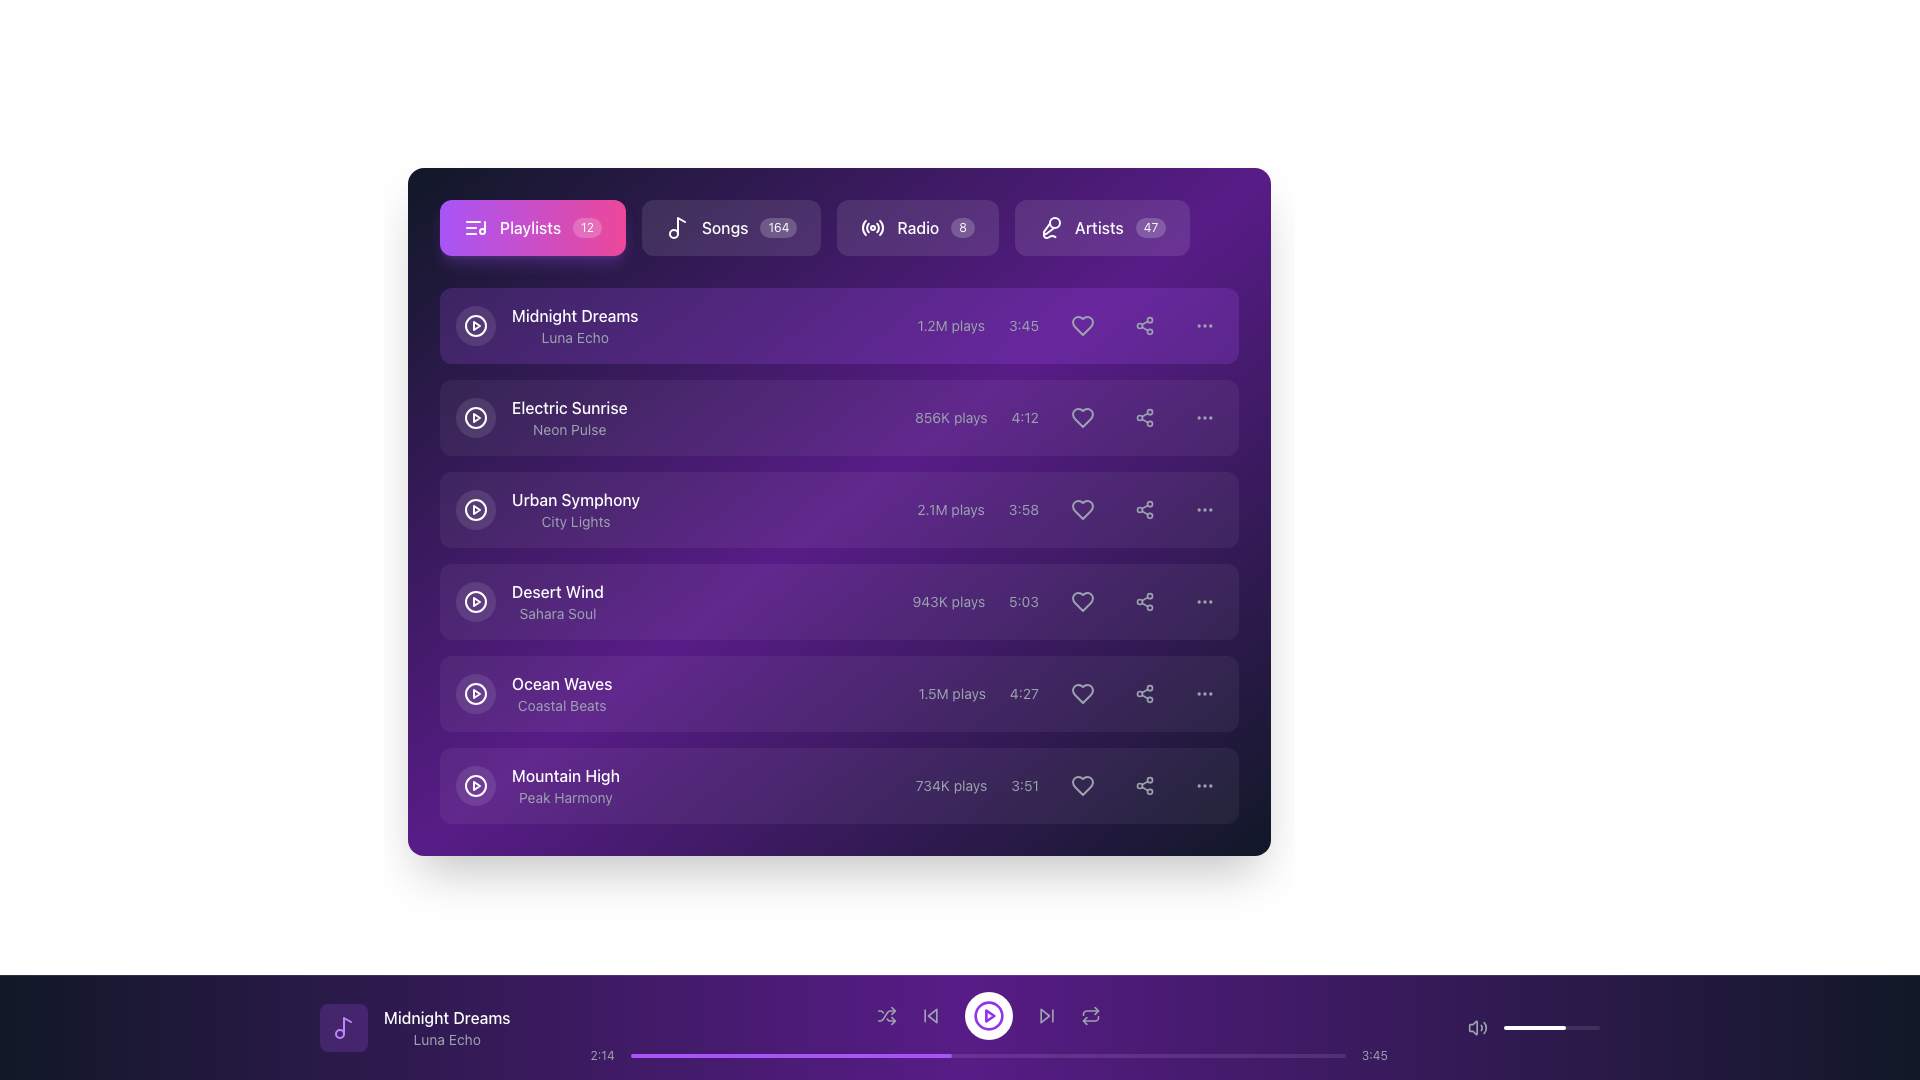 The image size is (1920, 1080). What do you see at coordinates (839, 325) in the screenshot?
I see `the 'Midnight Dreams' track card, which has a rounded rectangle shape and purple gradient background` at bounding box center [839, 325].